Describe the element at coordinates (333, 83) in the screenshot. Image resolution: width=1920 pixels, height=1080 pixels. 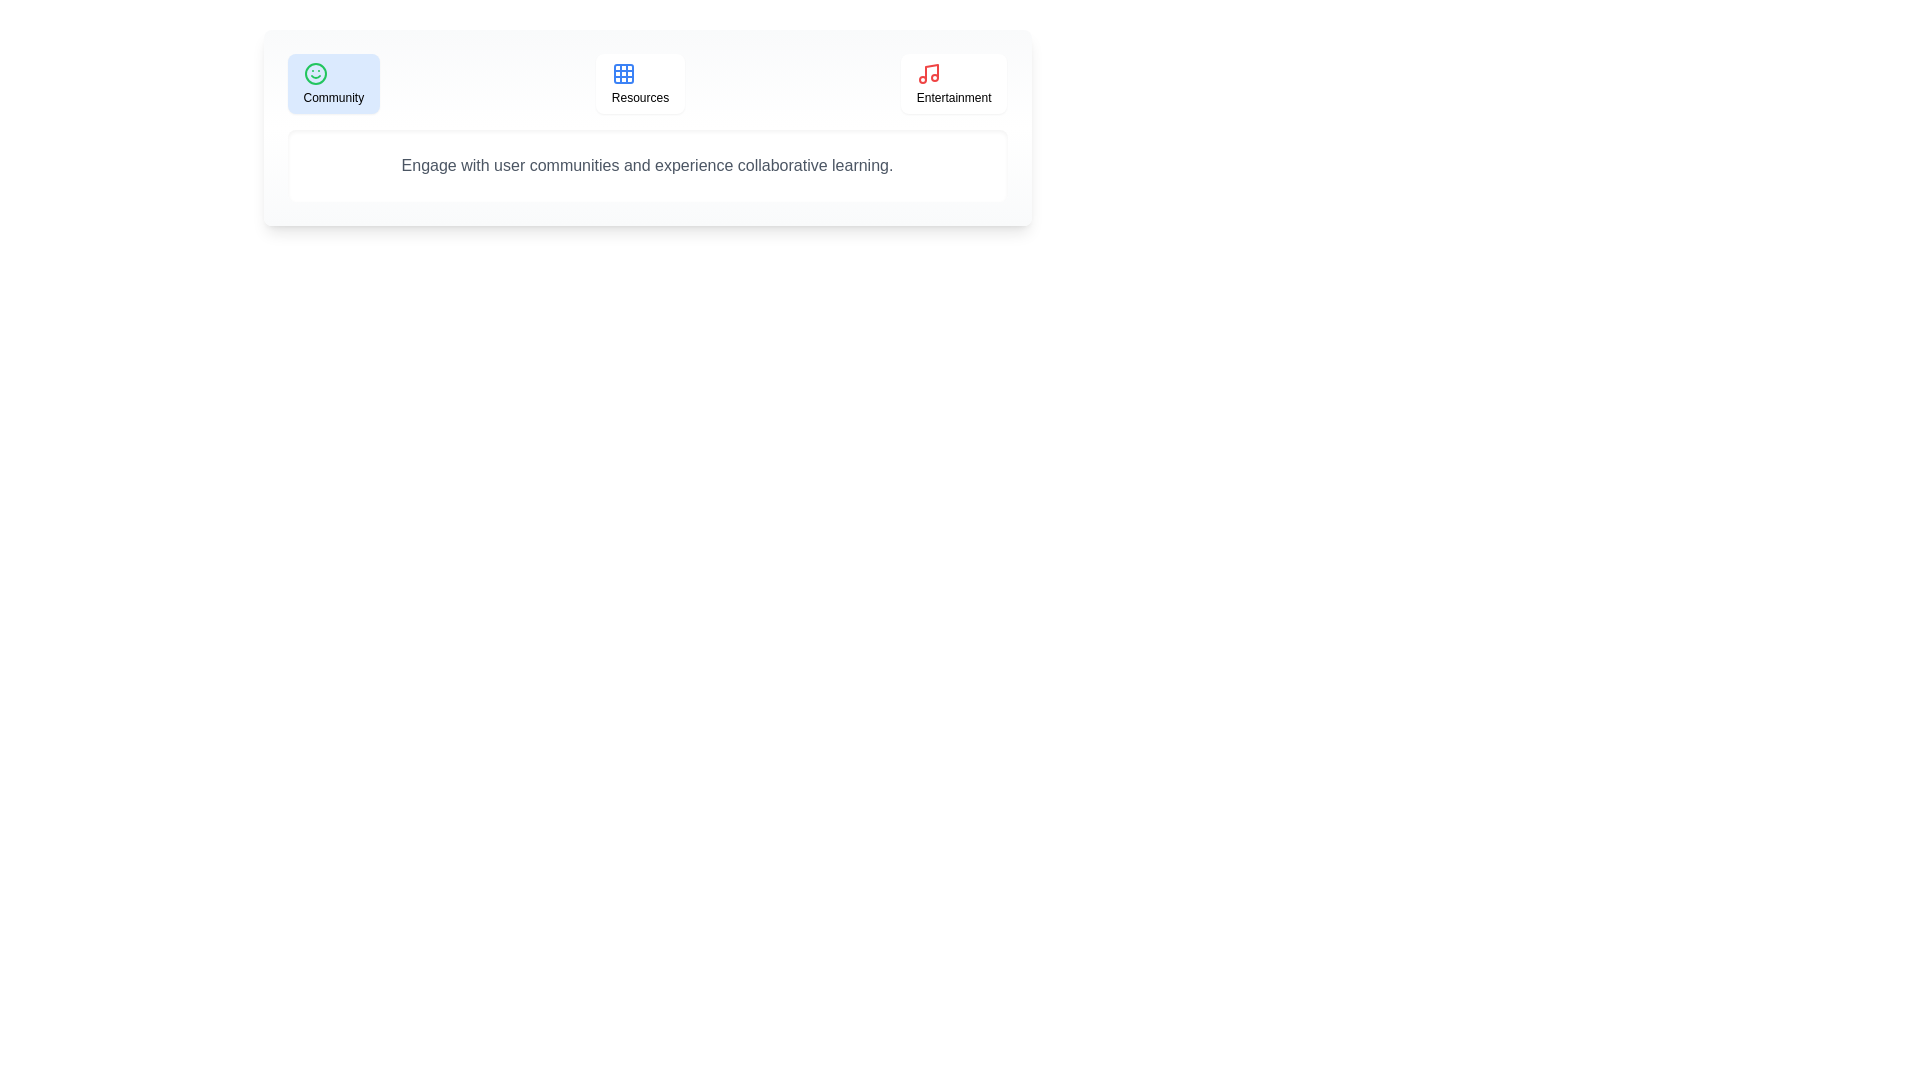
I see `the Community tab by clicking on it` at that location.